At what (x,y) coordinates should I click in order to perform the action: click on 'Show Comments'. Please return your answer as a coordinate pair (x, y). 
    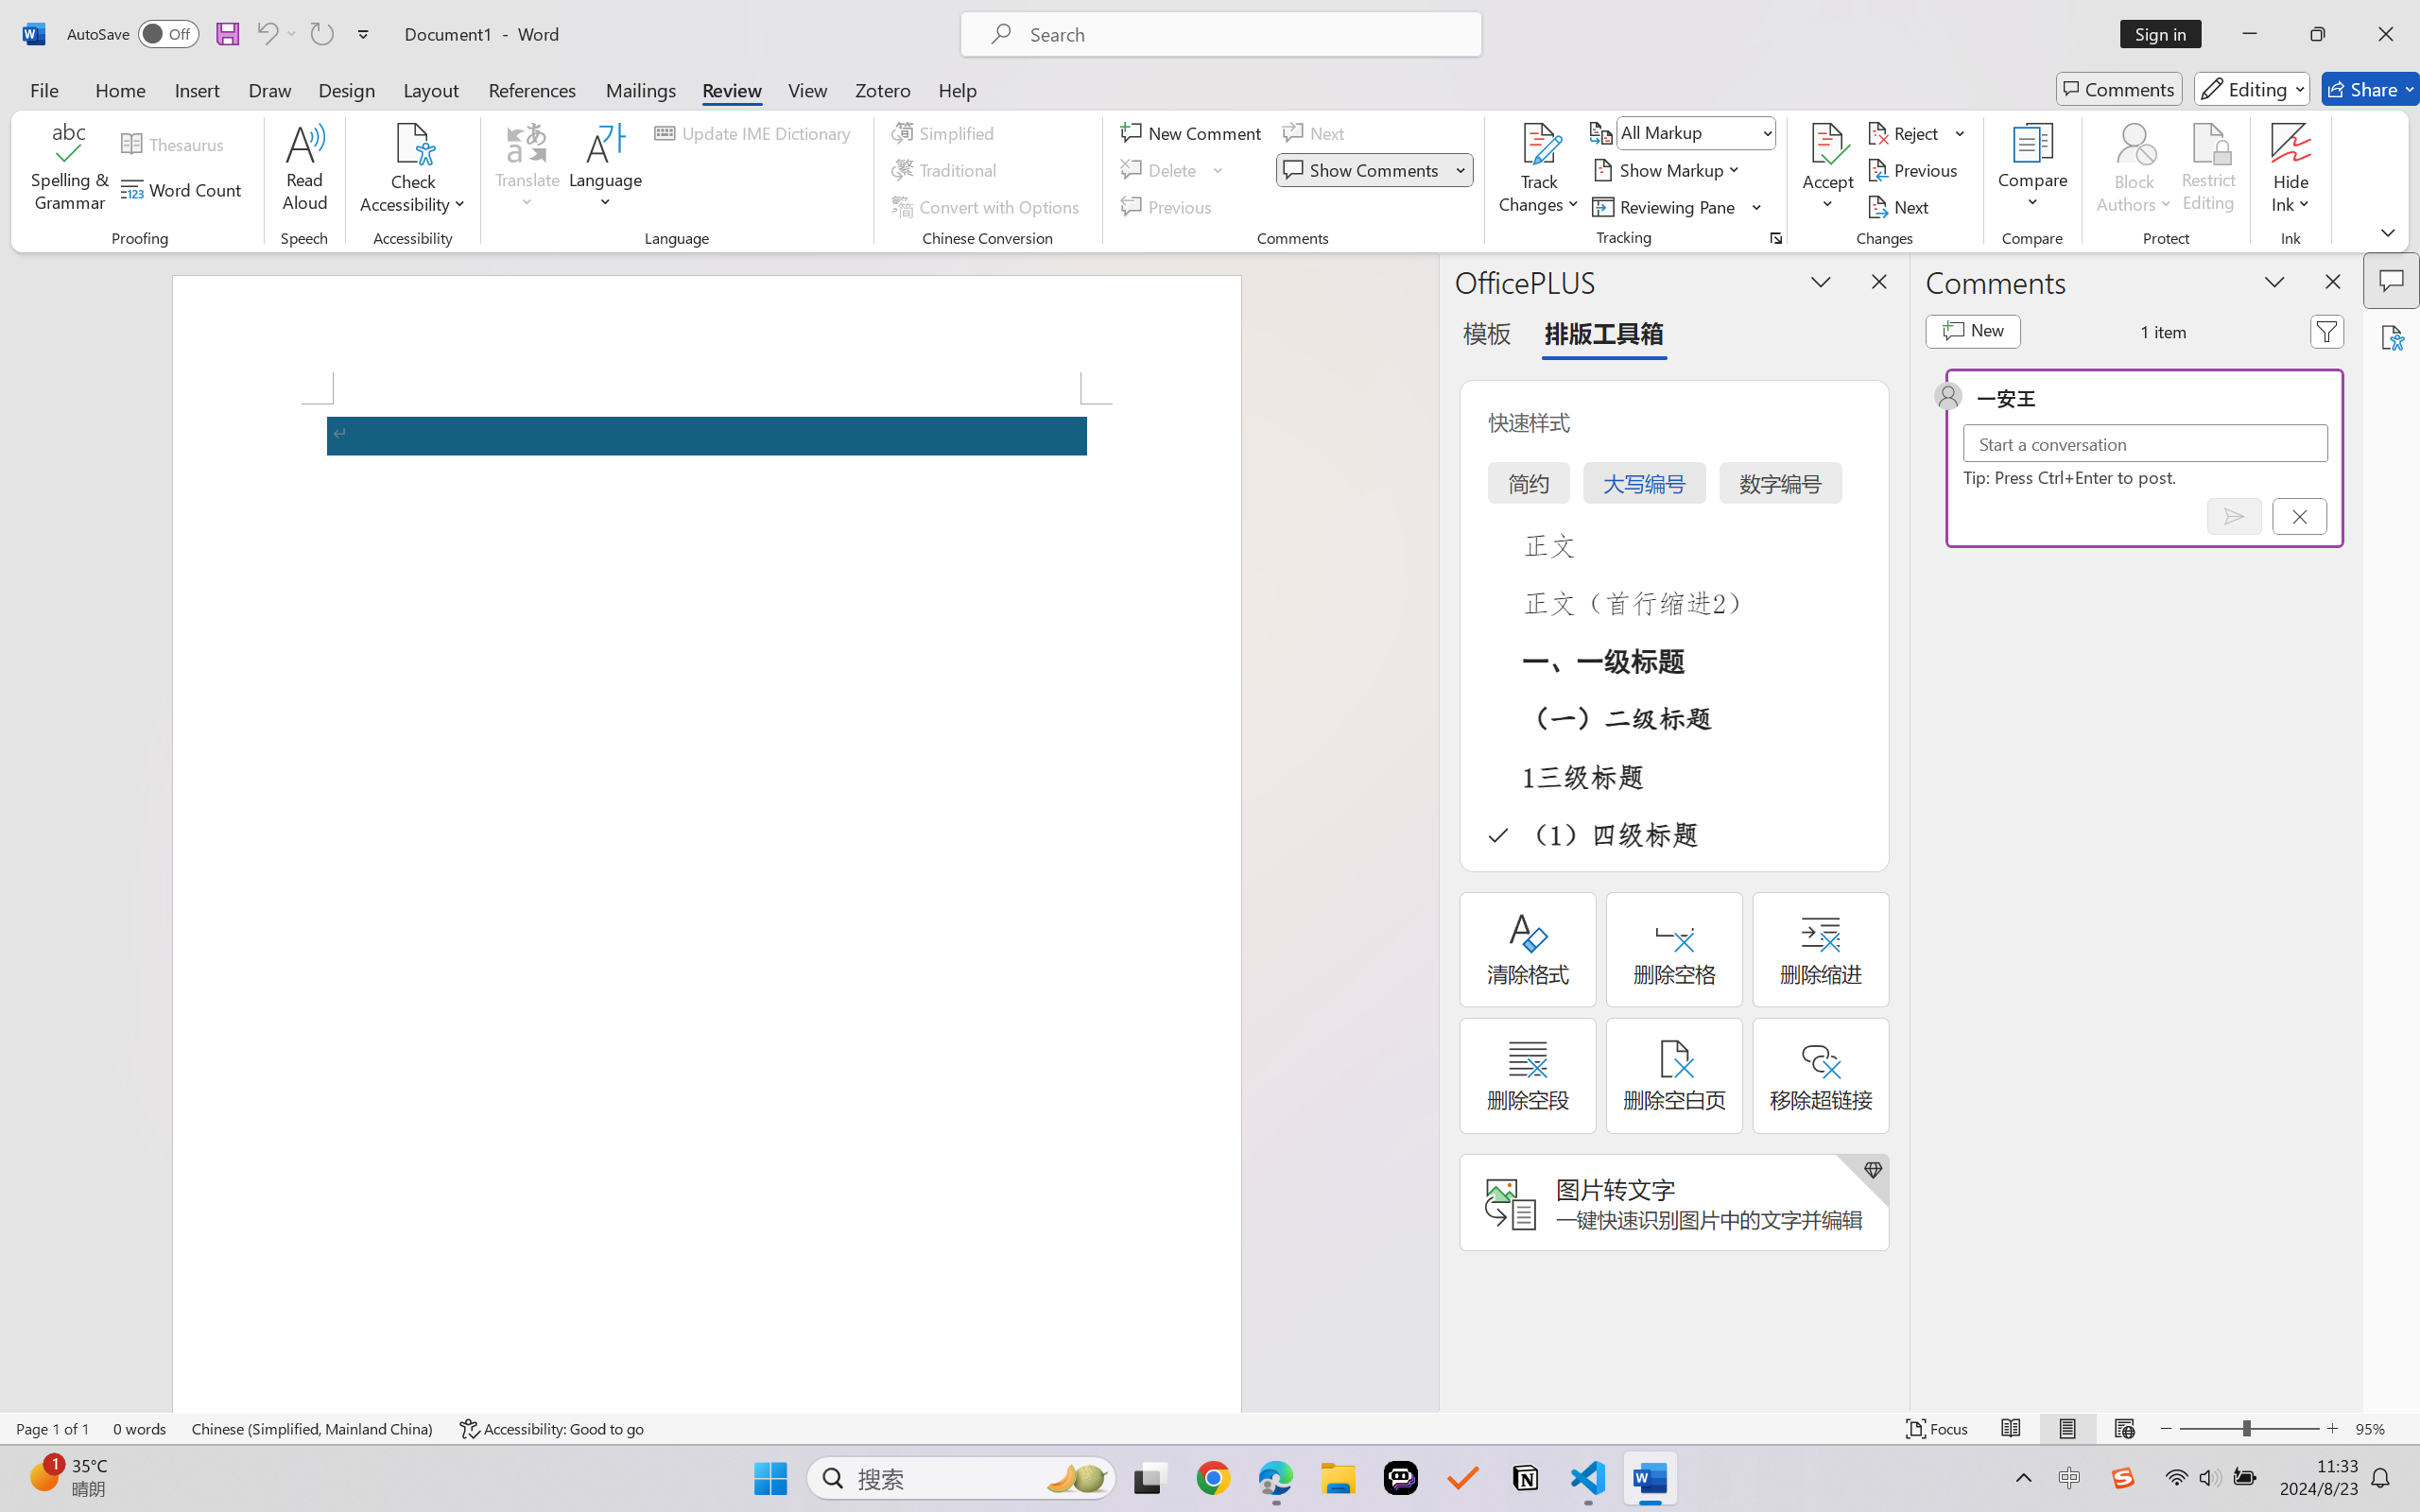
    Looking at the image, I should click on (1374, 170).